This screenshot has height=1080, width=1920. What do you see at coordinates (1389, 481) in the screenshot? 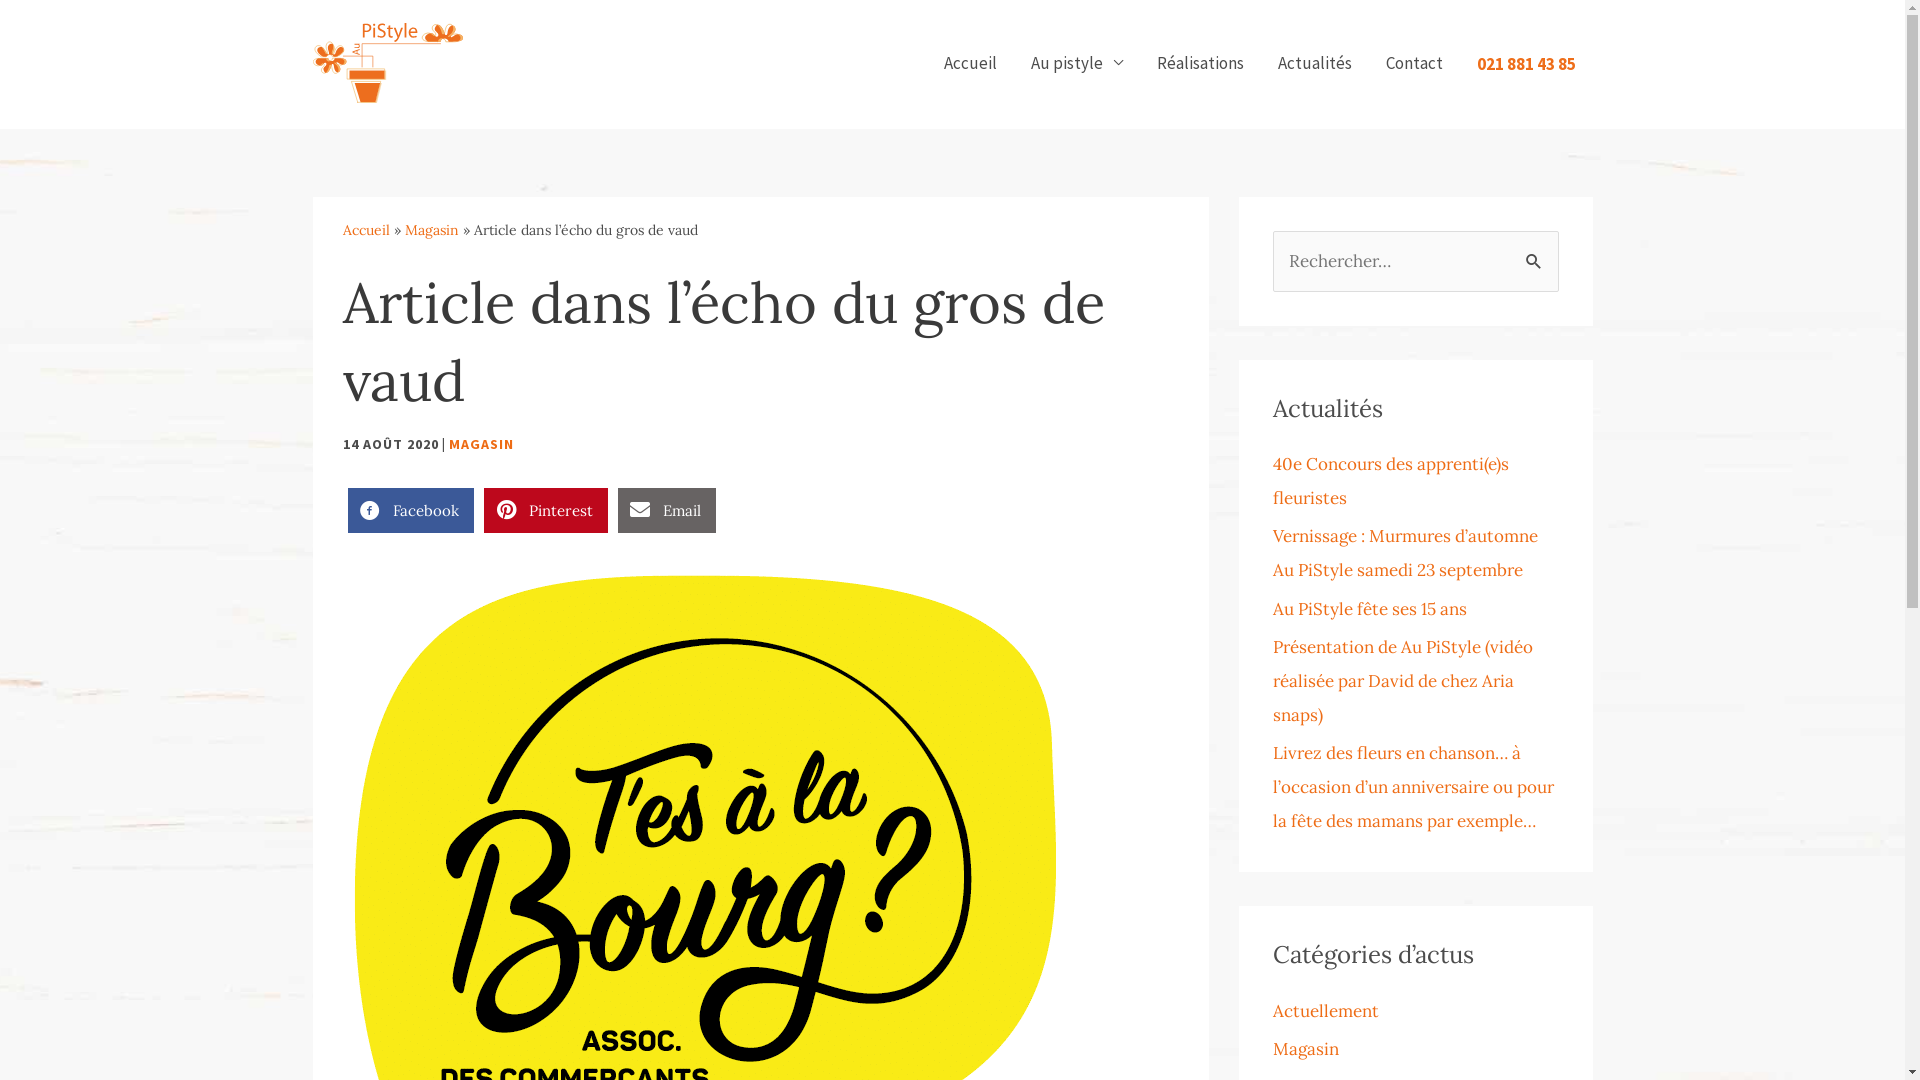
I see `'40e Concours des apprenti(e)s fleuristes'` at bounding box center [1389, 481].